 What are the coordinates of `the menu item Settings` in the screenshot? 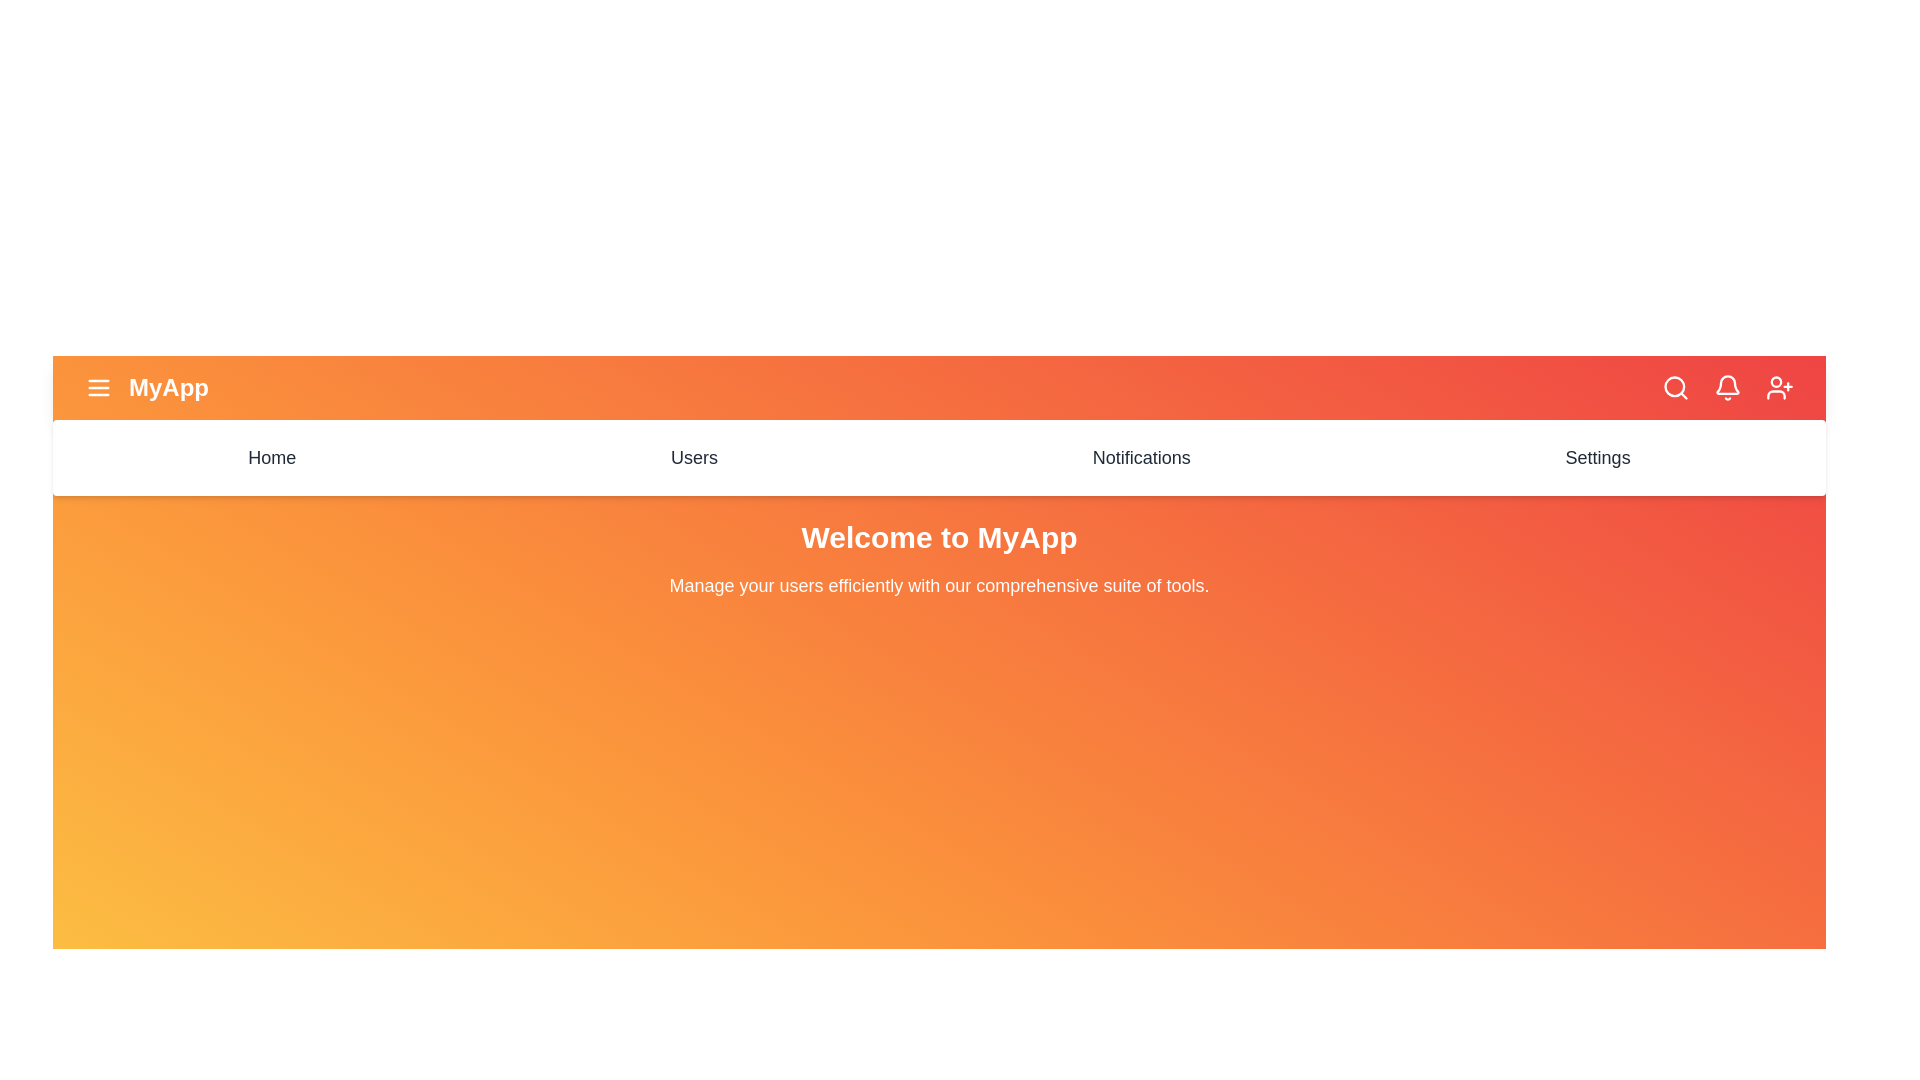 It's located at (1597, 458).